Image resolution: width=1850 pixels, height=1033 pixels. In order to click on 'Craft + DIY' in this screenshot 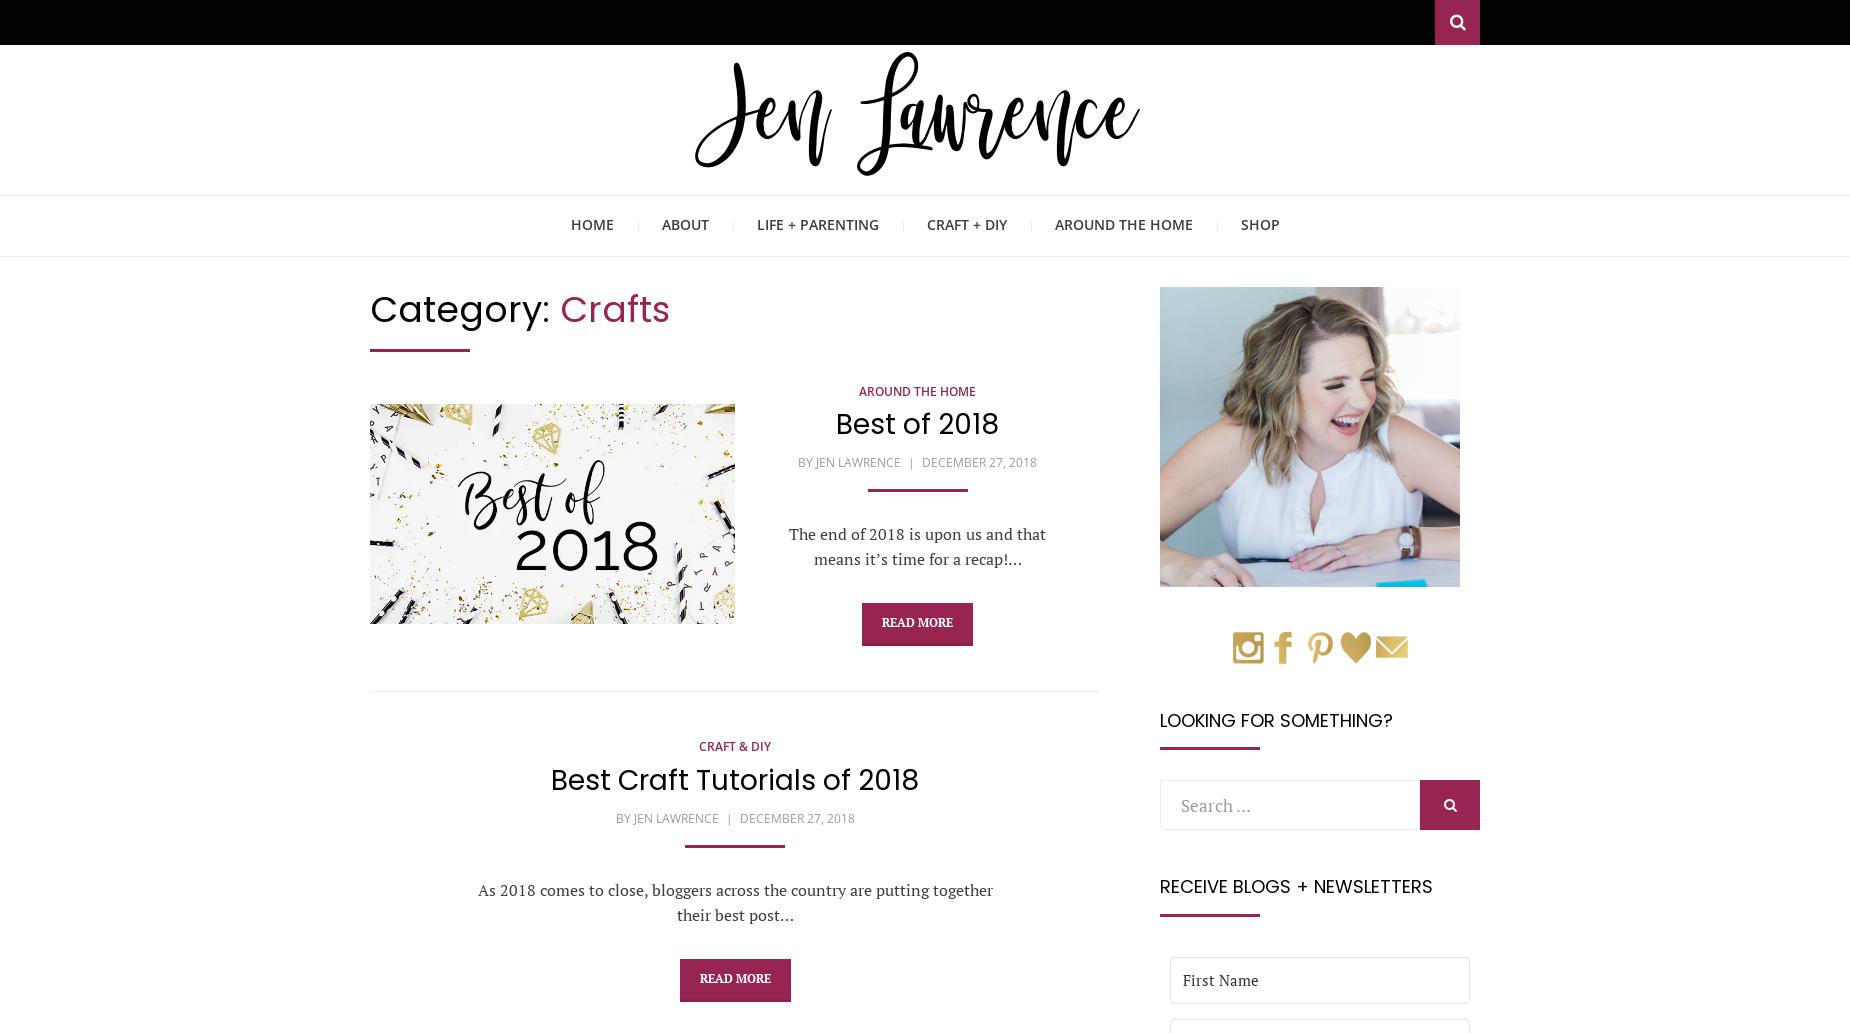, I will do `click(965, 223)`.